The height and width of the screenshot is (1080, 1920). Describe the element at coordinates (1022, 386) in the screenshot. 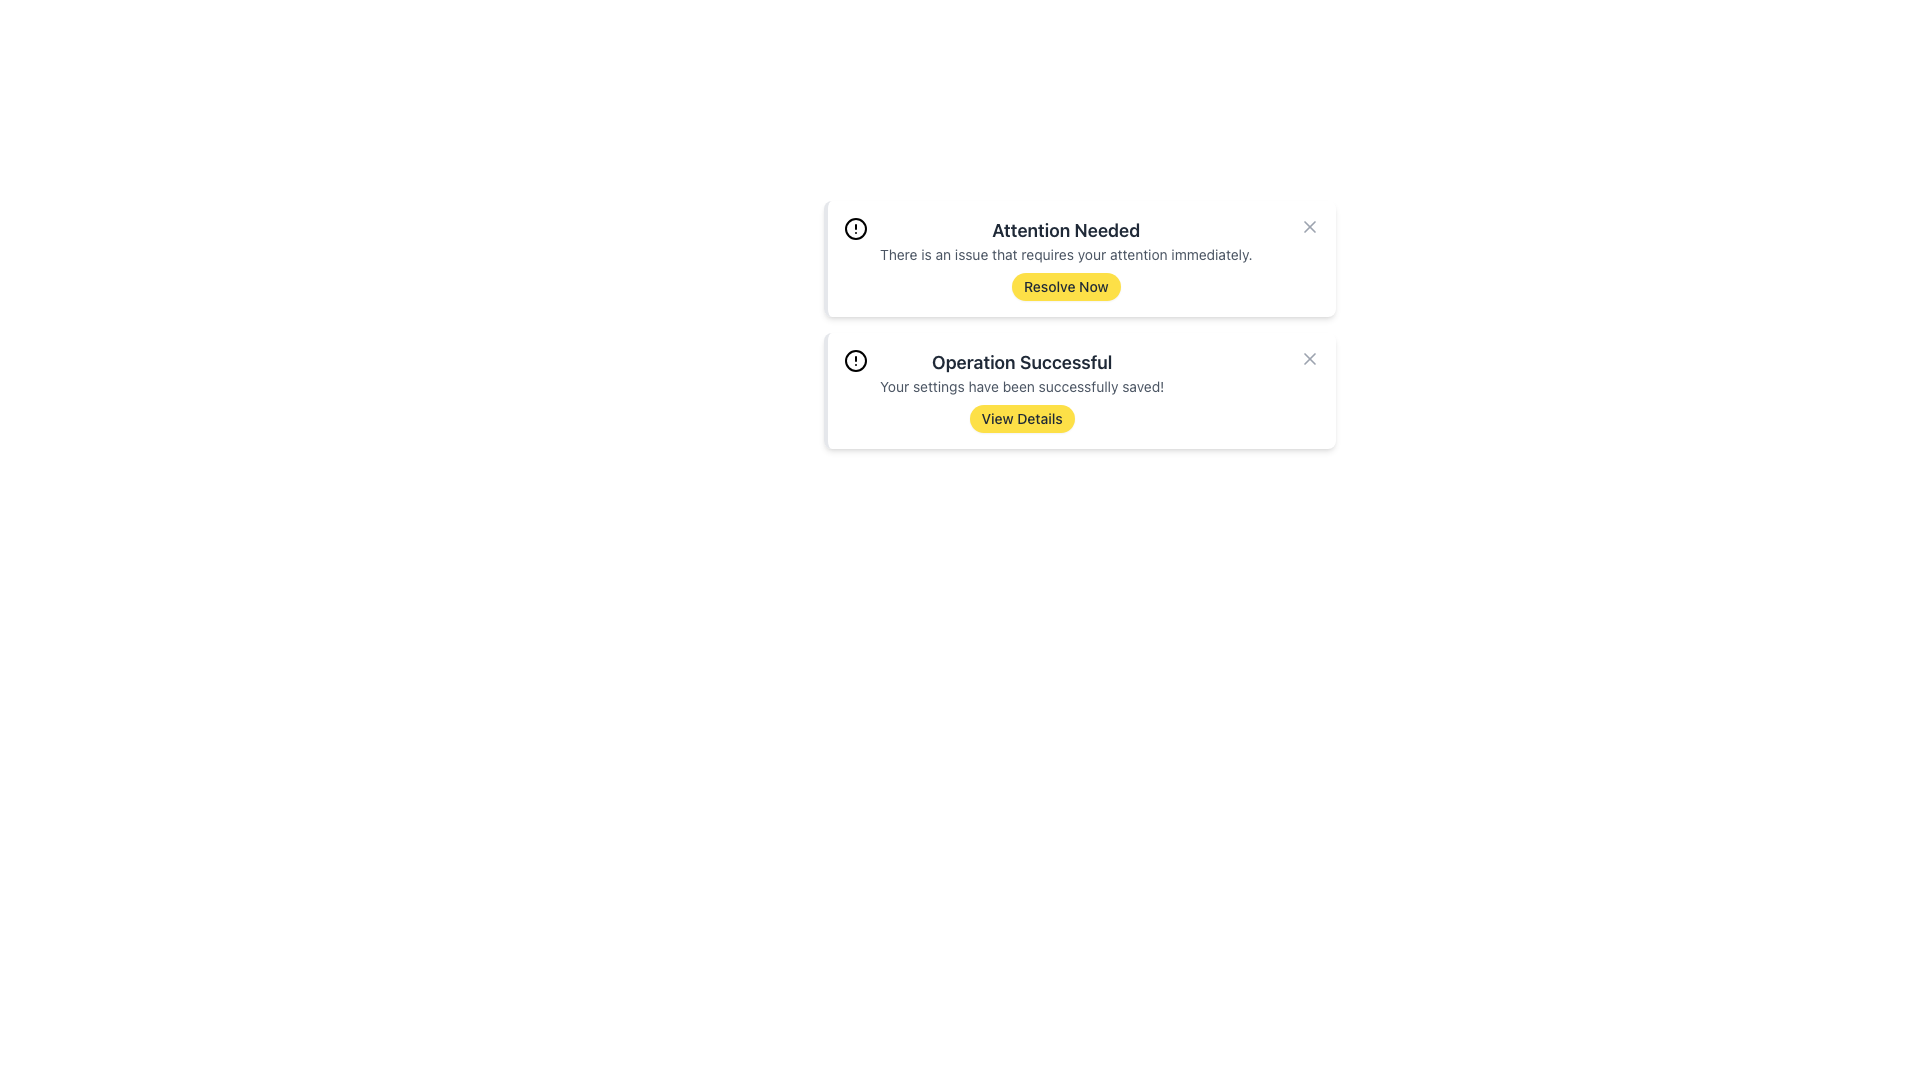

I see `the static feedback message confirming that settings have been successfully saved, which is located within the notification card directly below the 'Operation Successful' header` at that location.